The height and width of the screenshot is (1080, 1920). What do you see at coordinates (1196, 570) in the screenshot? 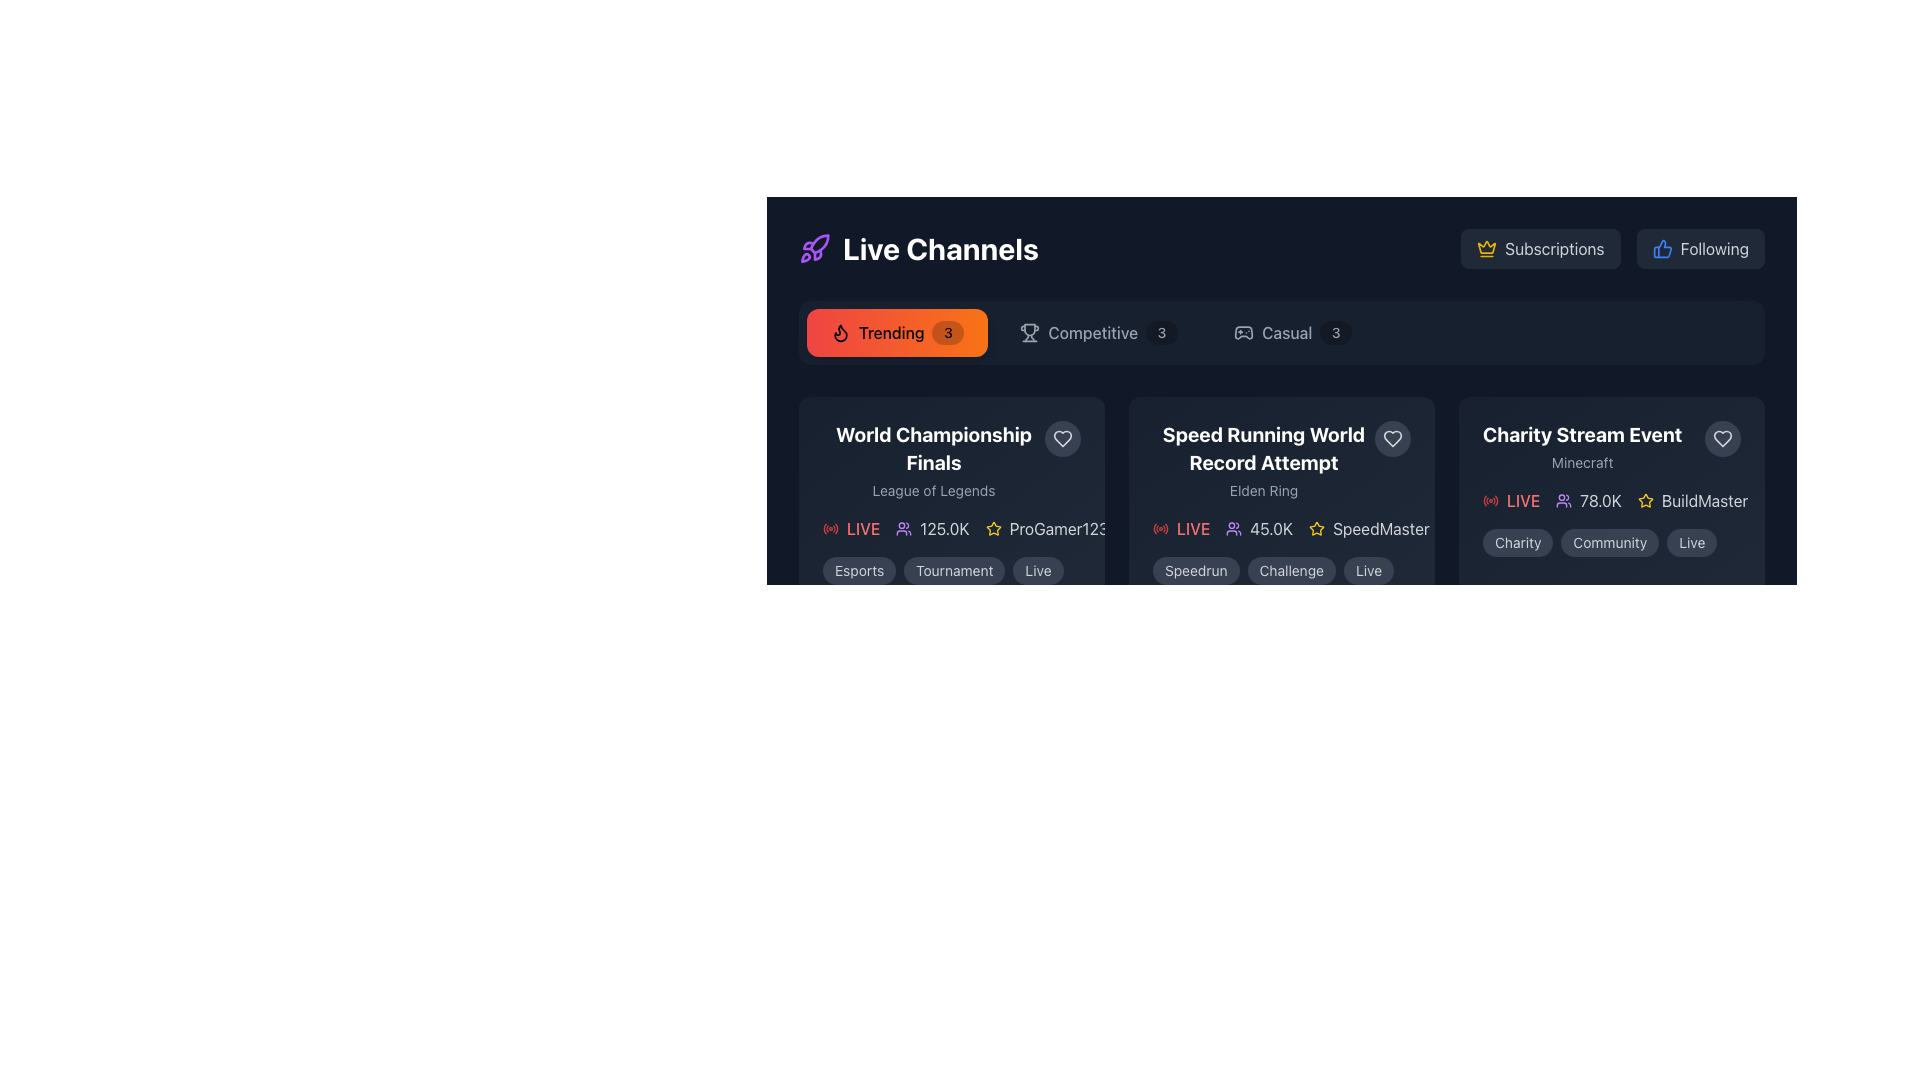
I see `the first label, 'Speedrun', located at the bottom left of the 'Speed Running World Record Attempt' card in the 'Live Channels' section` at bounding box center [1196, 570].